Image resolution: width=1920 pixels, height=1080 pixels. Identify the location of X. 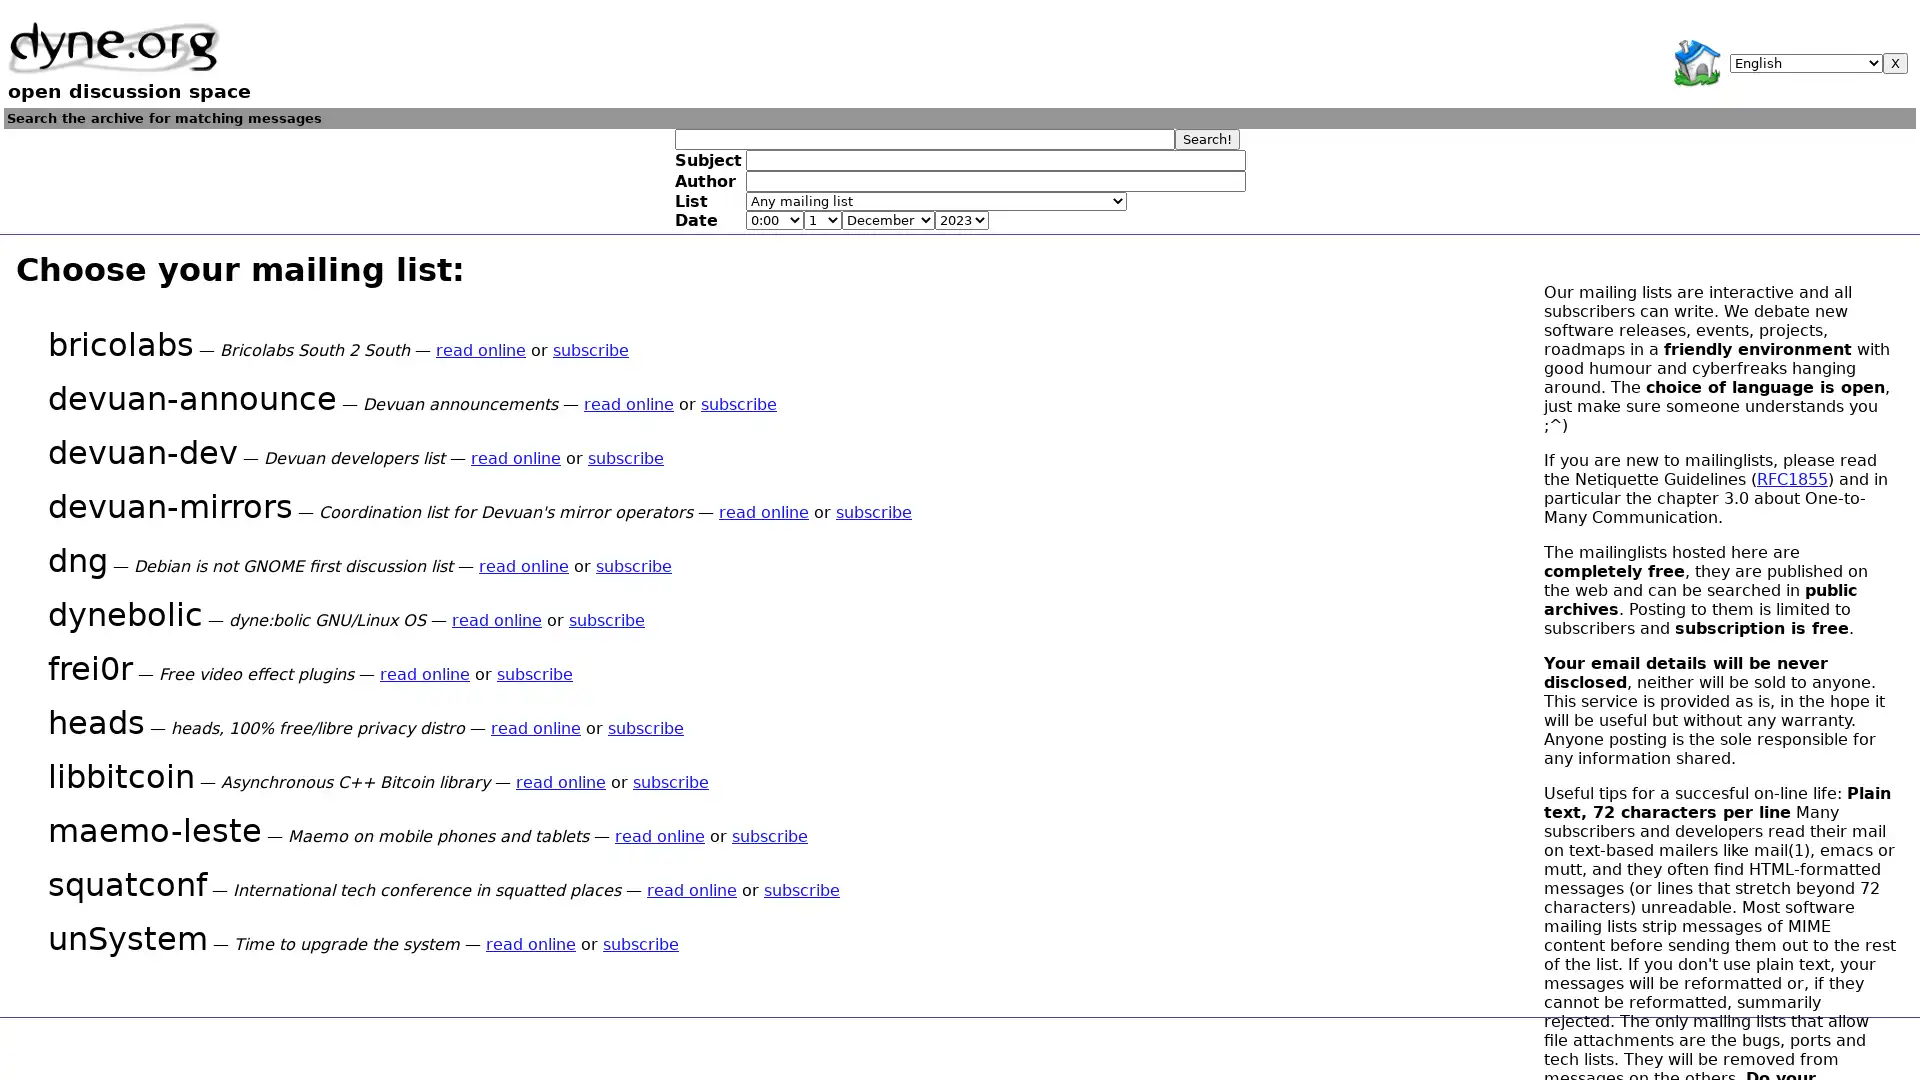
(1894, 62).